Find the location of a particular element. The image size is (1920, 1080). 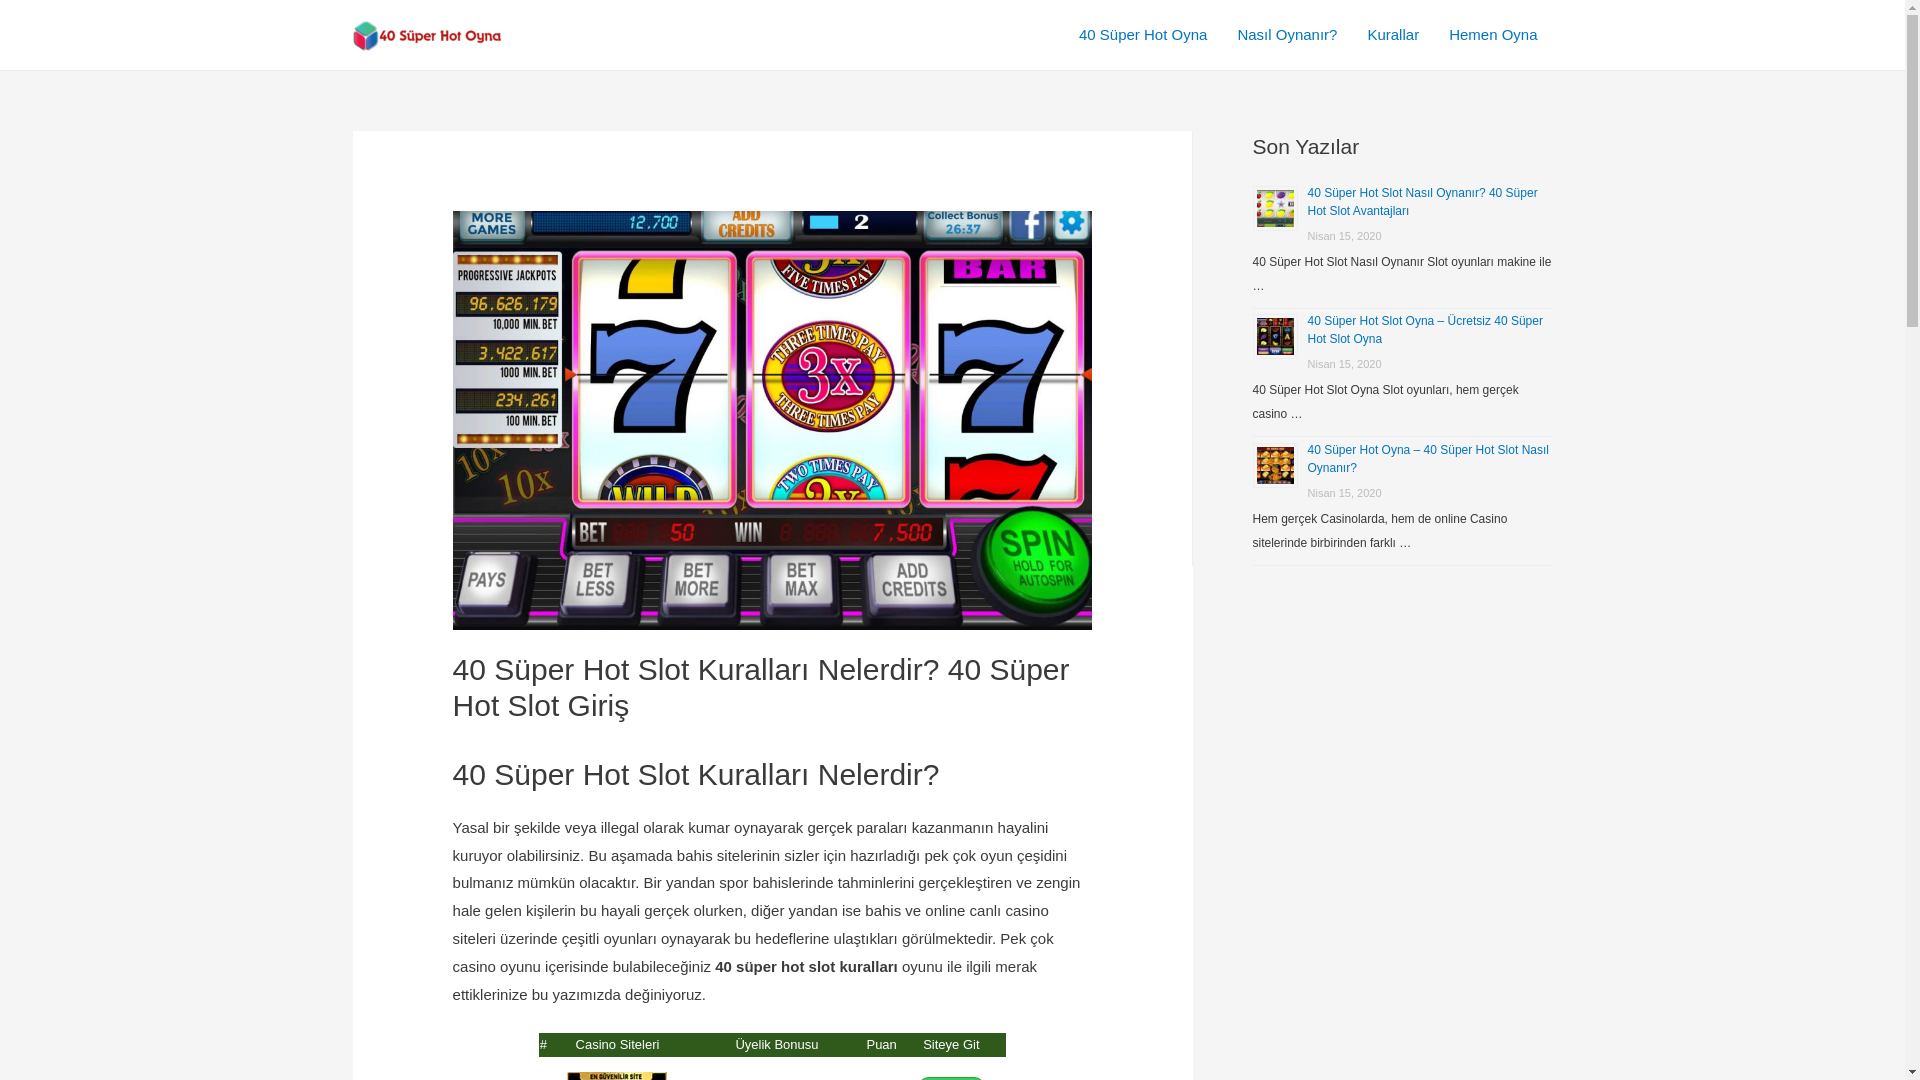

'Kurallar' is located at coordinates (1391, 34).